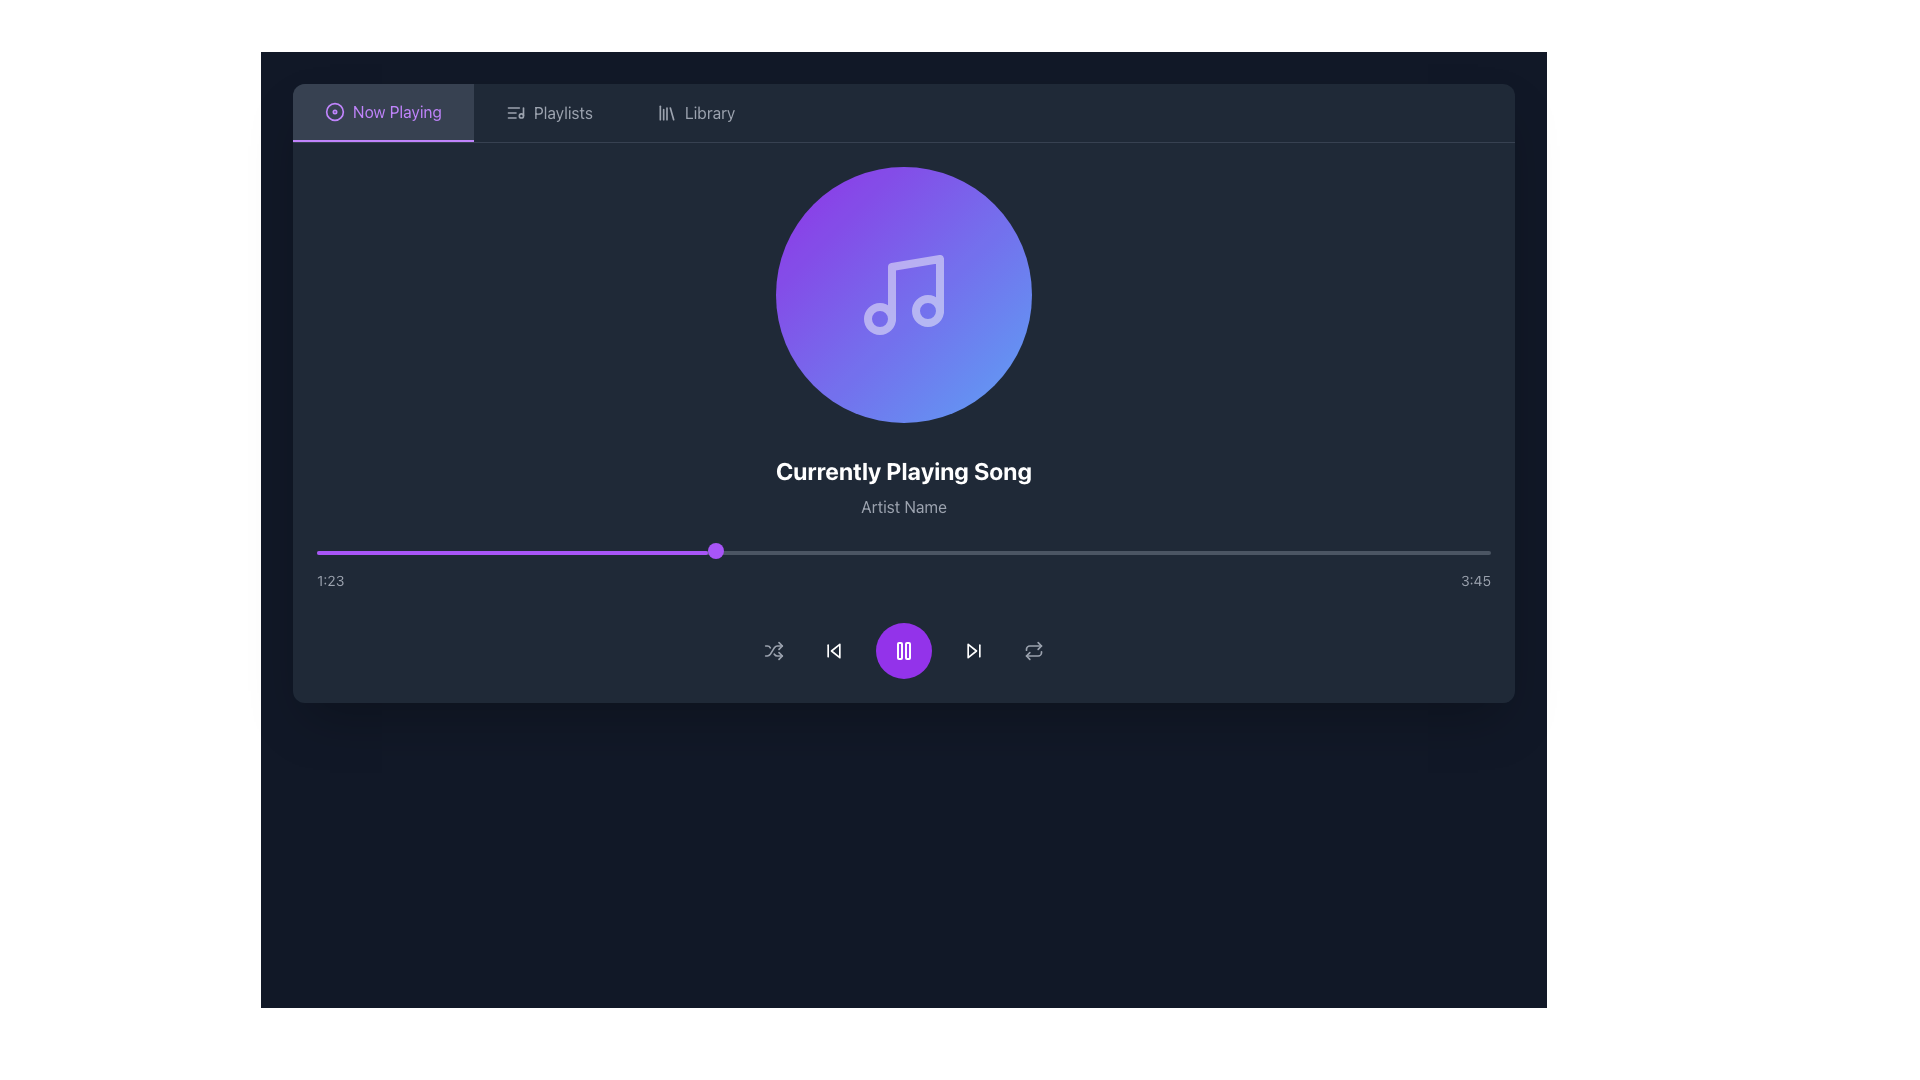 This screenshot has width=1920, height=1080. Describe the element at coordinates (383, 112) in the screenshot. I see `the 'Now Playing' navigation tab located in the top-left section of the interface to trigger its hover effect` at that location.